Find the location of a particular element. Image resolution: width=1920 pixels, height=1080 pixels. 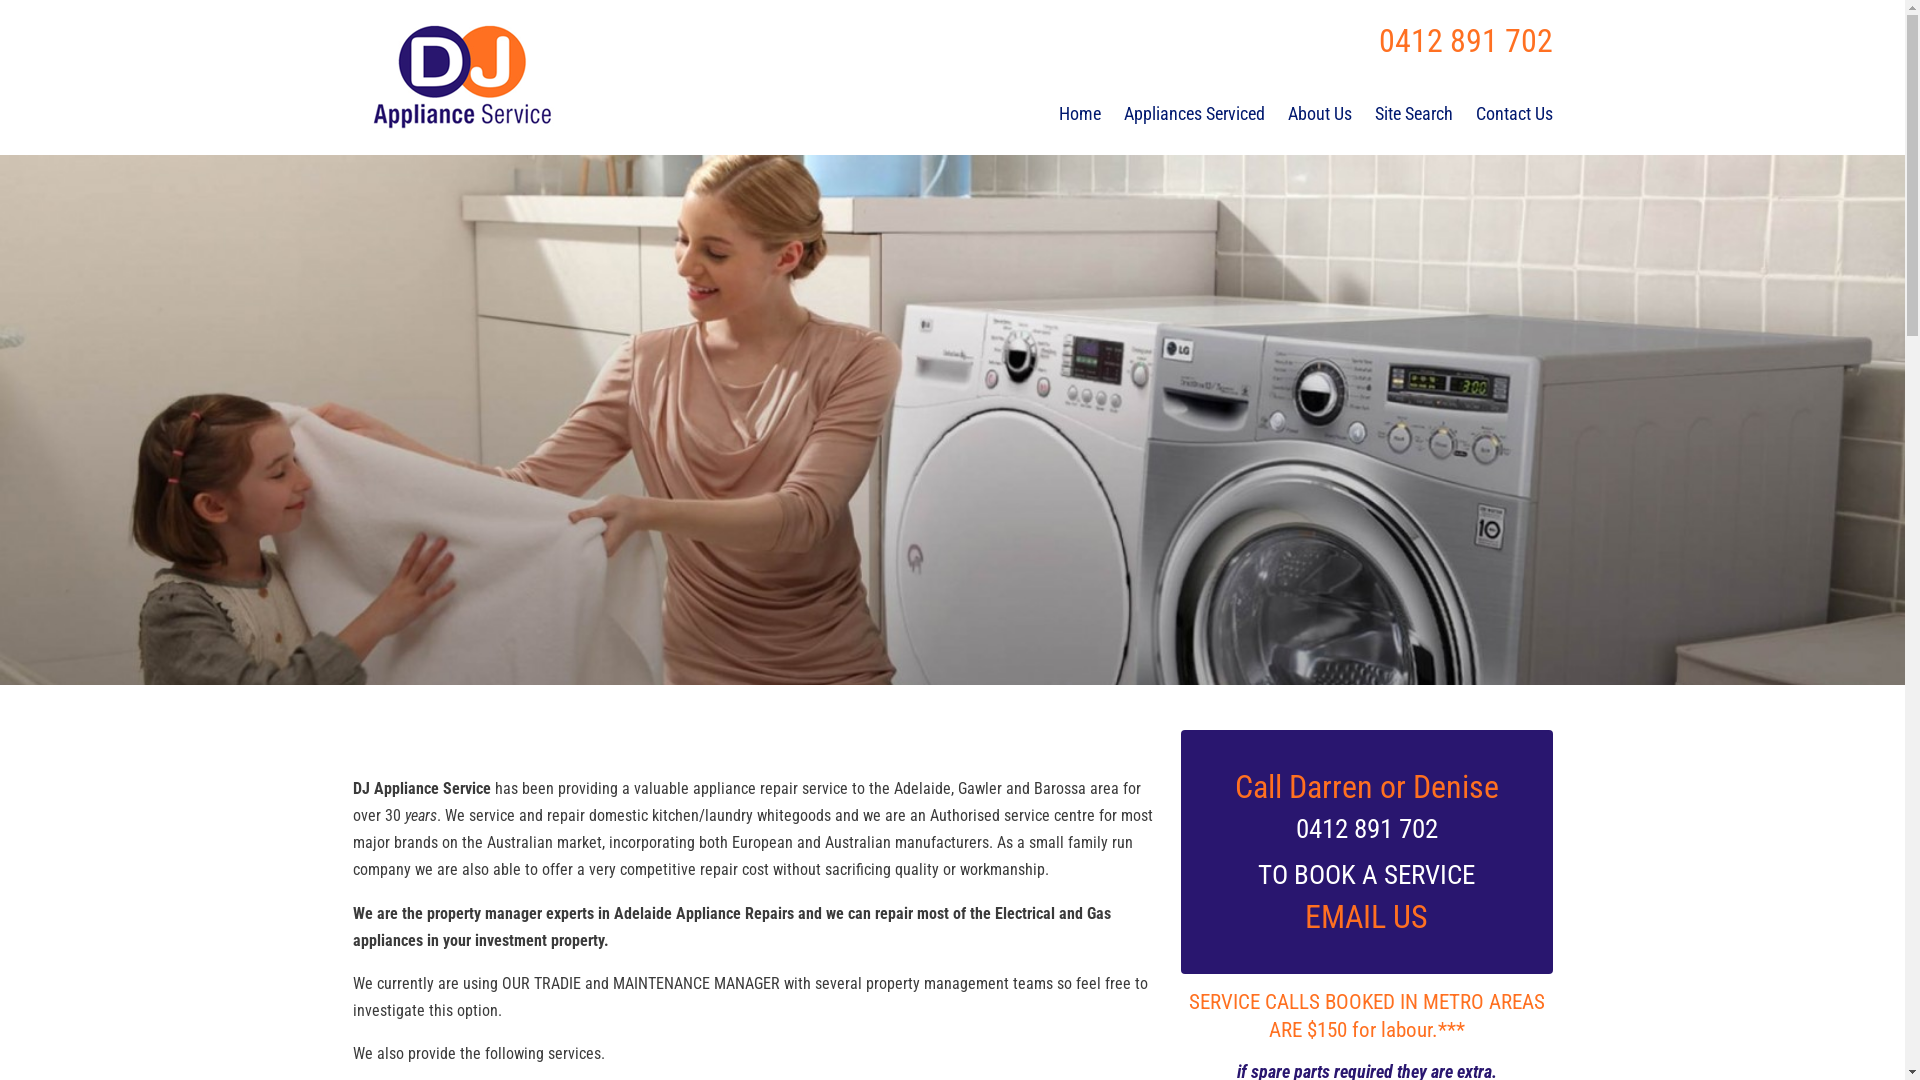

'Site Search' is located at coordinates (1373, 114).